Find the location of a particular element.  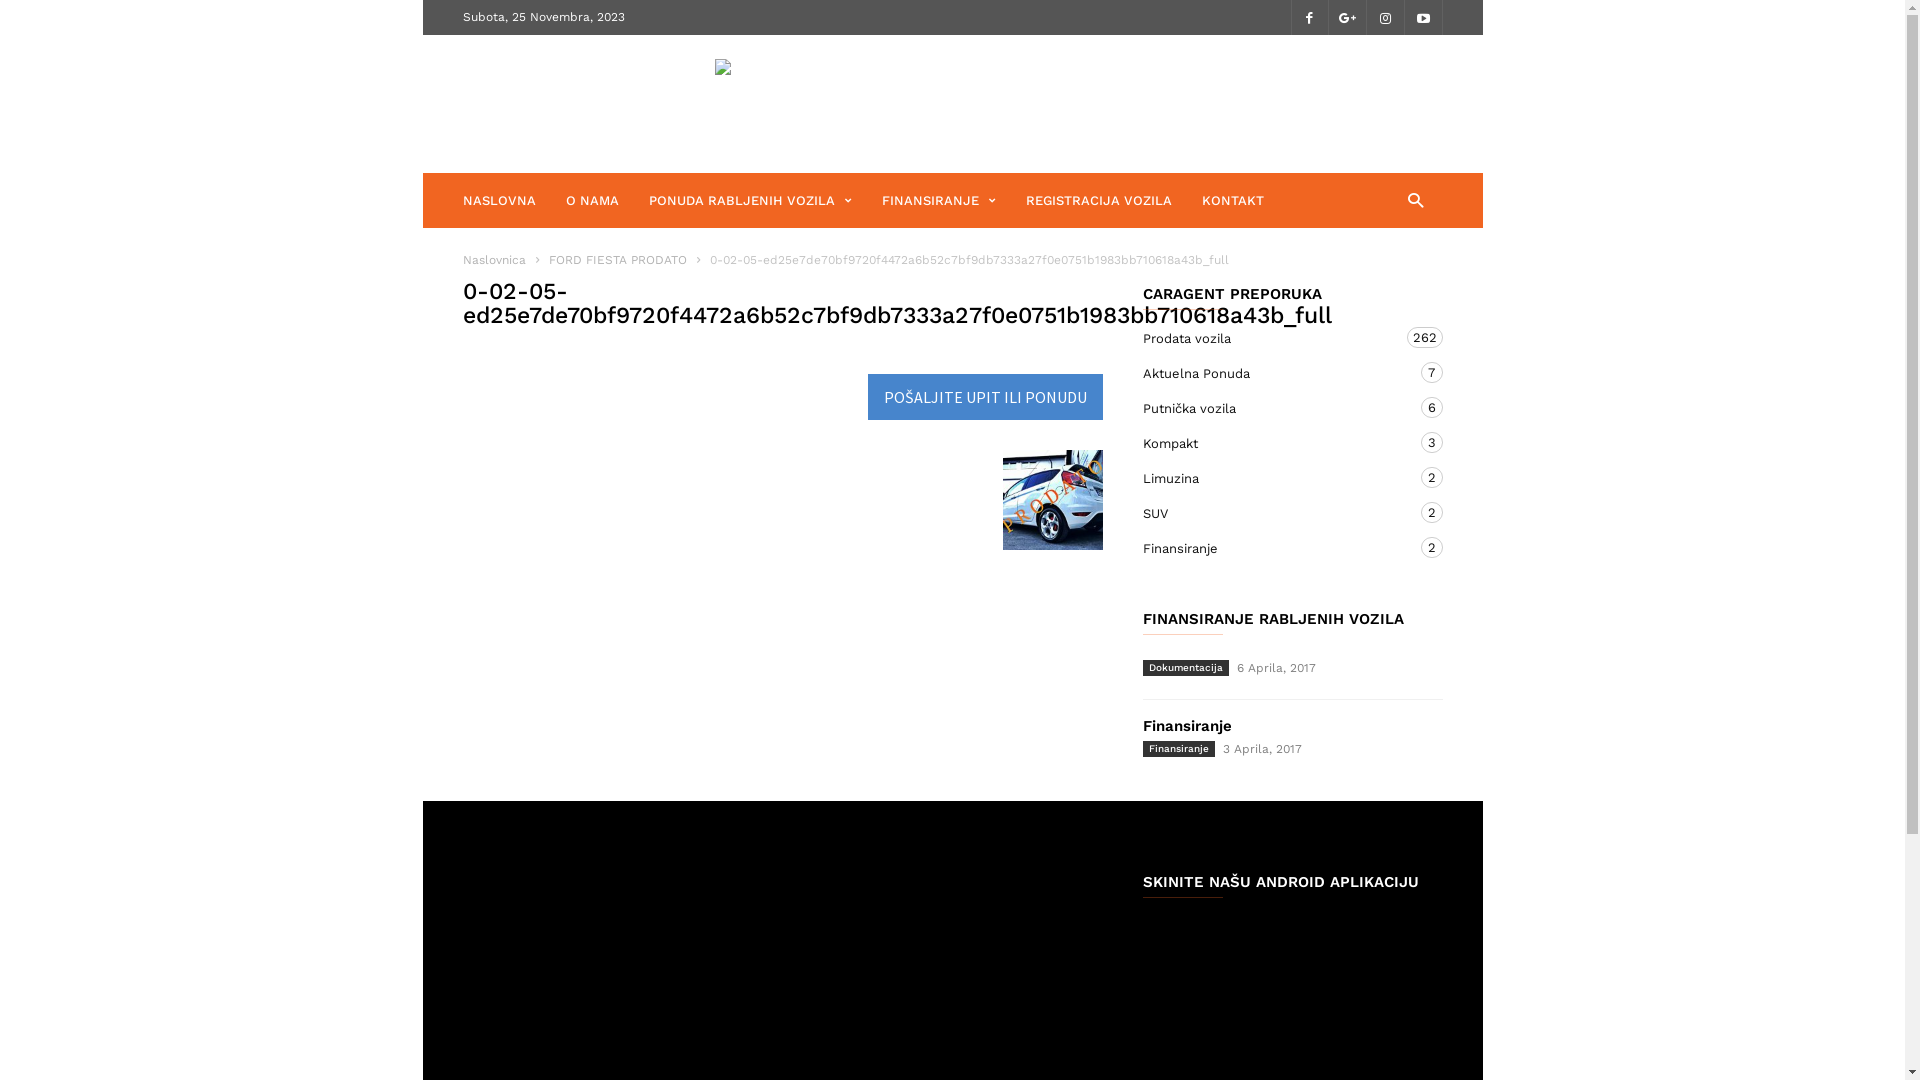

'FINANSIRANJE RABLJENIH VOZILA' is located at coordinates (1142, 618).